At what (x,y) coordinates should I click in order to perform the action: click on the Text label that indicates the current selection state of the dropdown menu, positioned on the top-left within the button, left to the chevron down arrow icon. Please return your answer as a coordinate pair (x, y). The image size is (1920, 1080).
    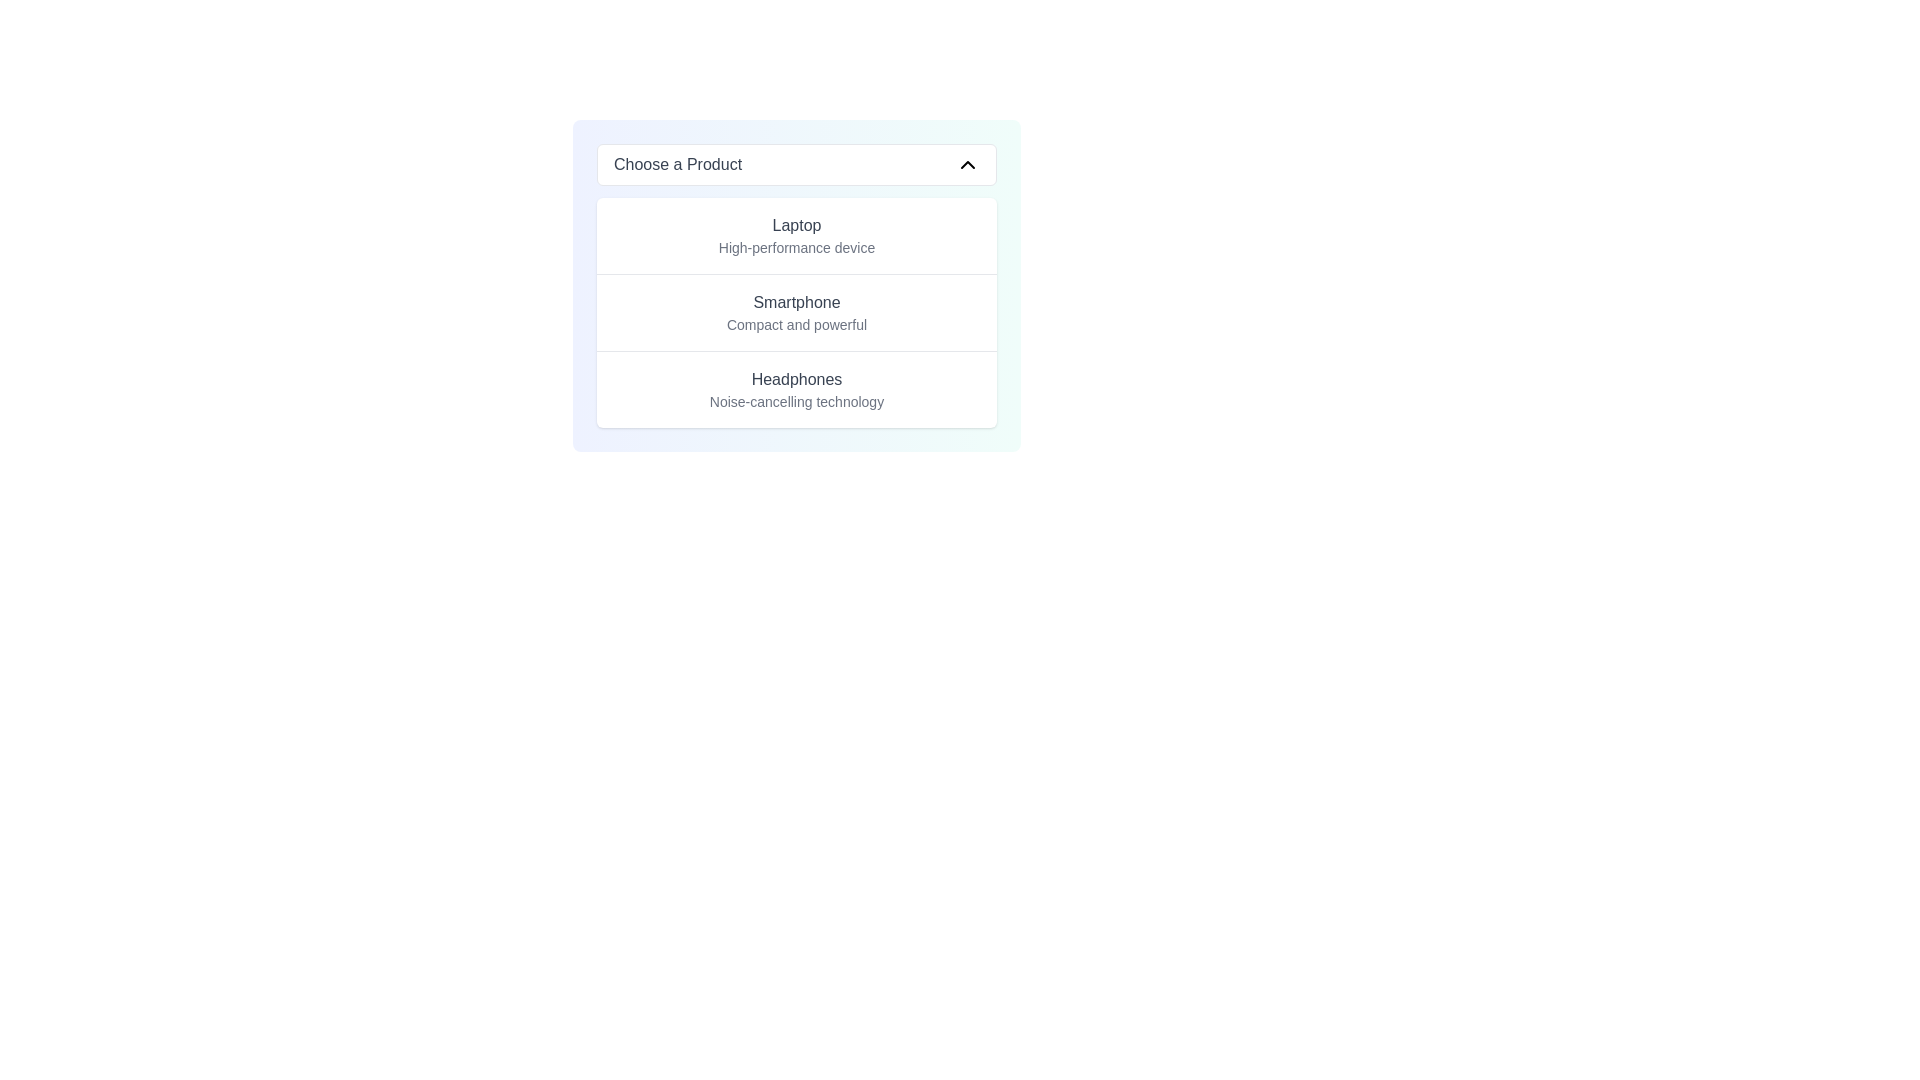
    Looking at the image, I should click on (677, 164).